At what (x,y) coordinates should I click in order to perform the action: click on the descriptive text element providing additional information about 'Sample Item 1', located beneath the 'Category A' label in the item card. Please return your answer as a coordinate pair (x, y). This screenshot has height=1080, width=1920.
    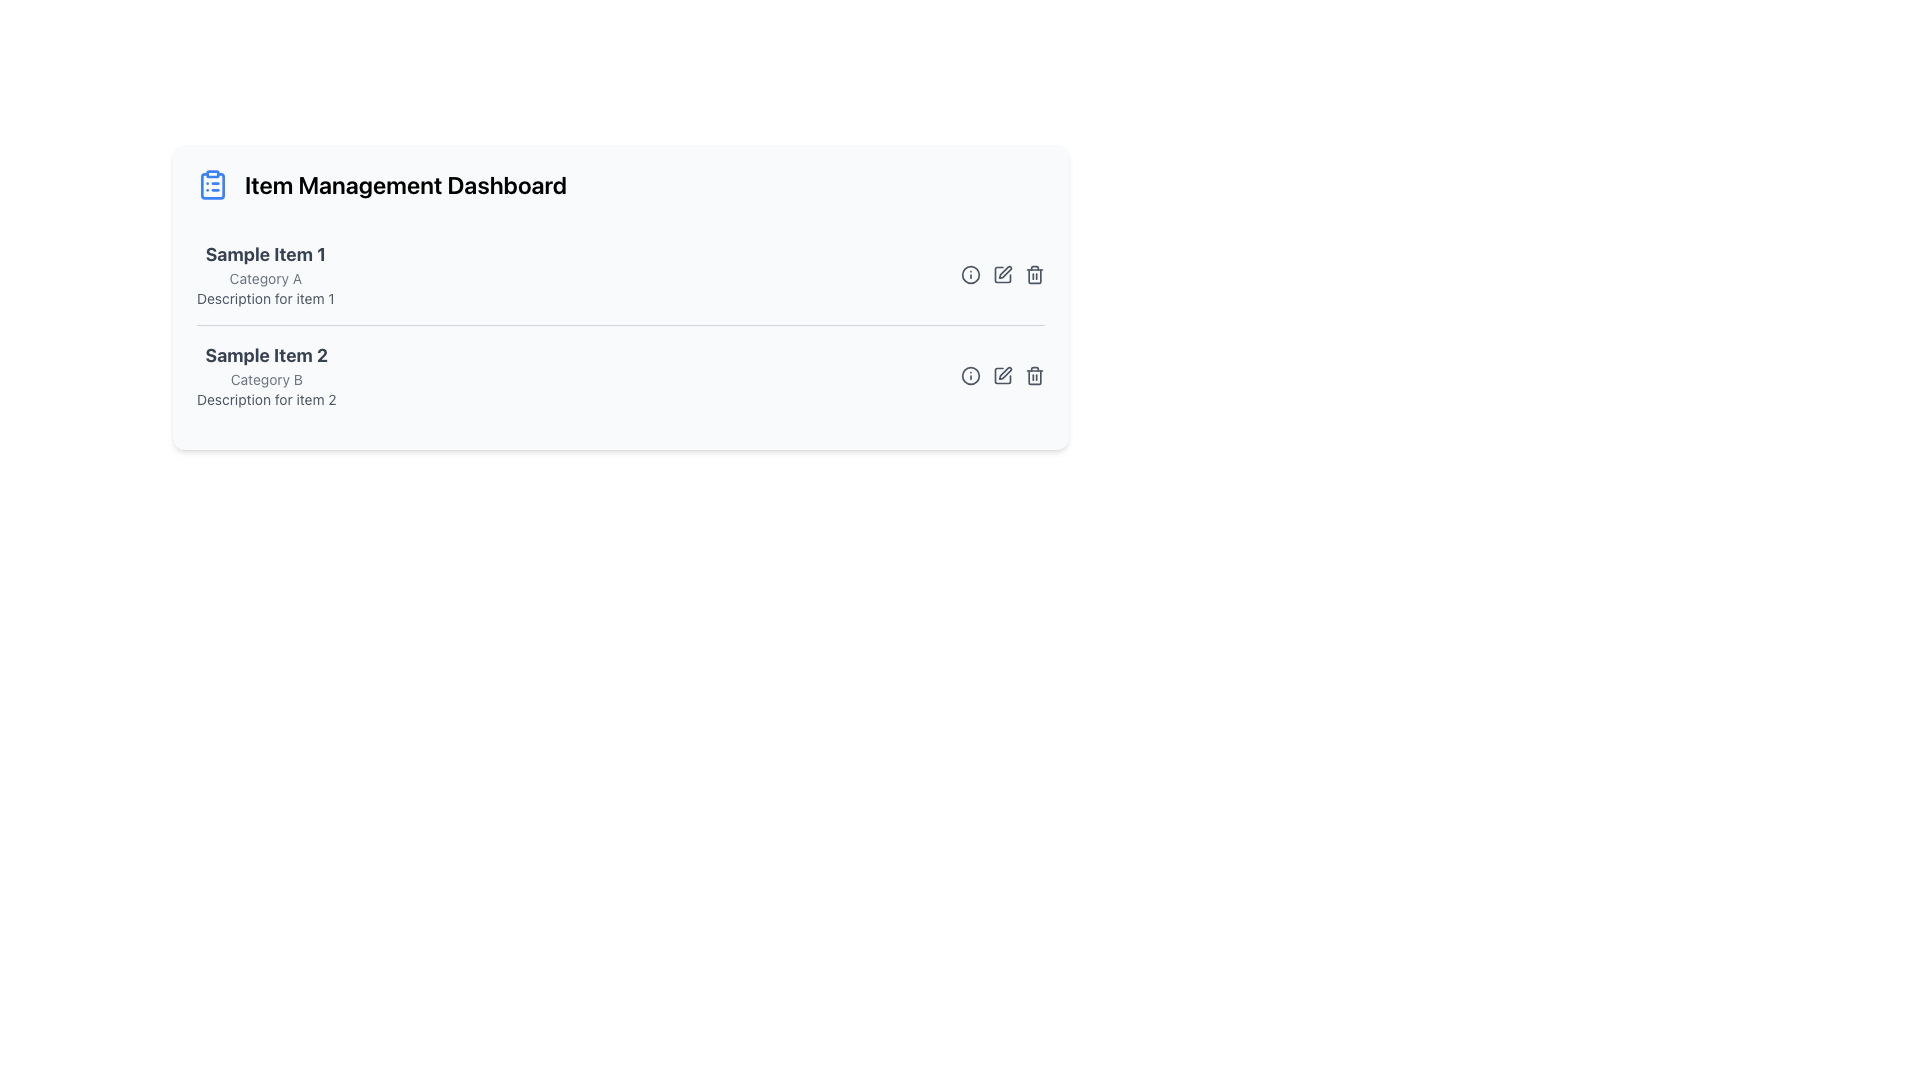
    Looking at the image, I should click on (264, 299).